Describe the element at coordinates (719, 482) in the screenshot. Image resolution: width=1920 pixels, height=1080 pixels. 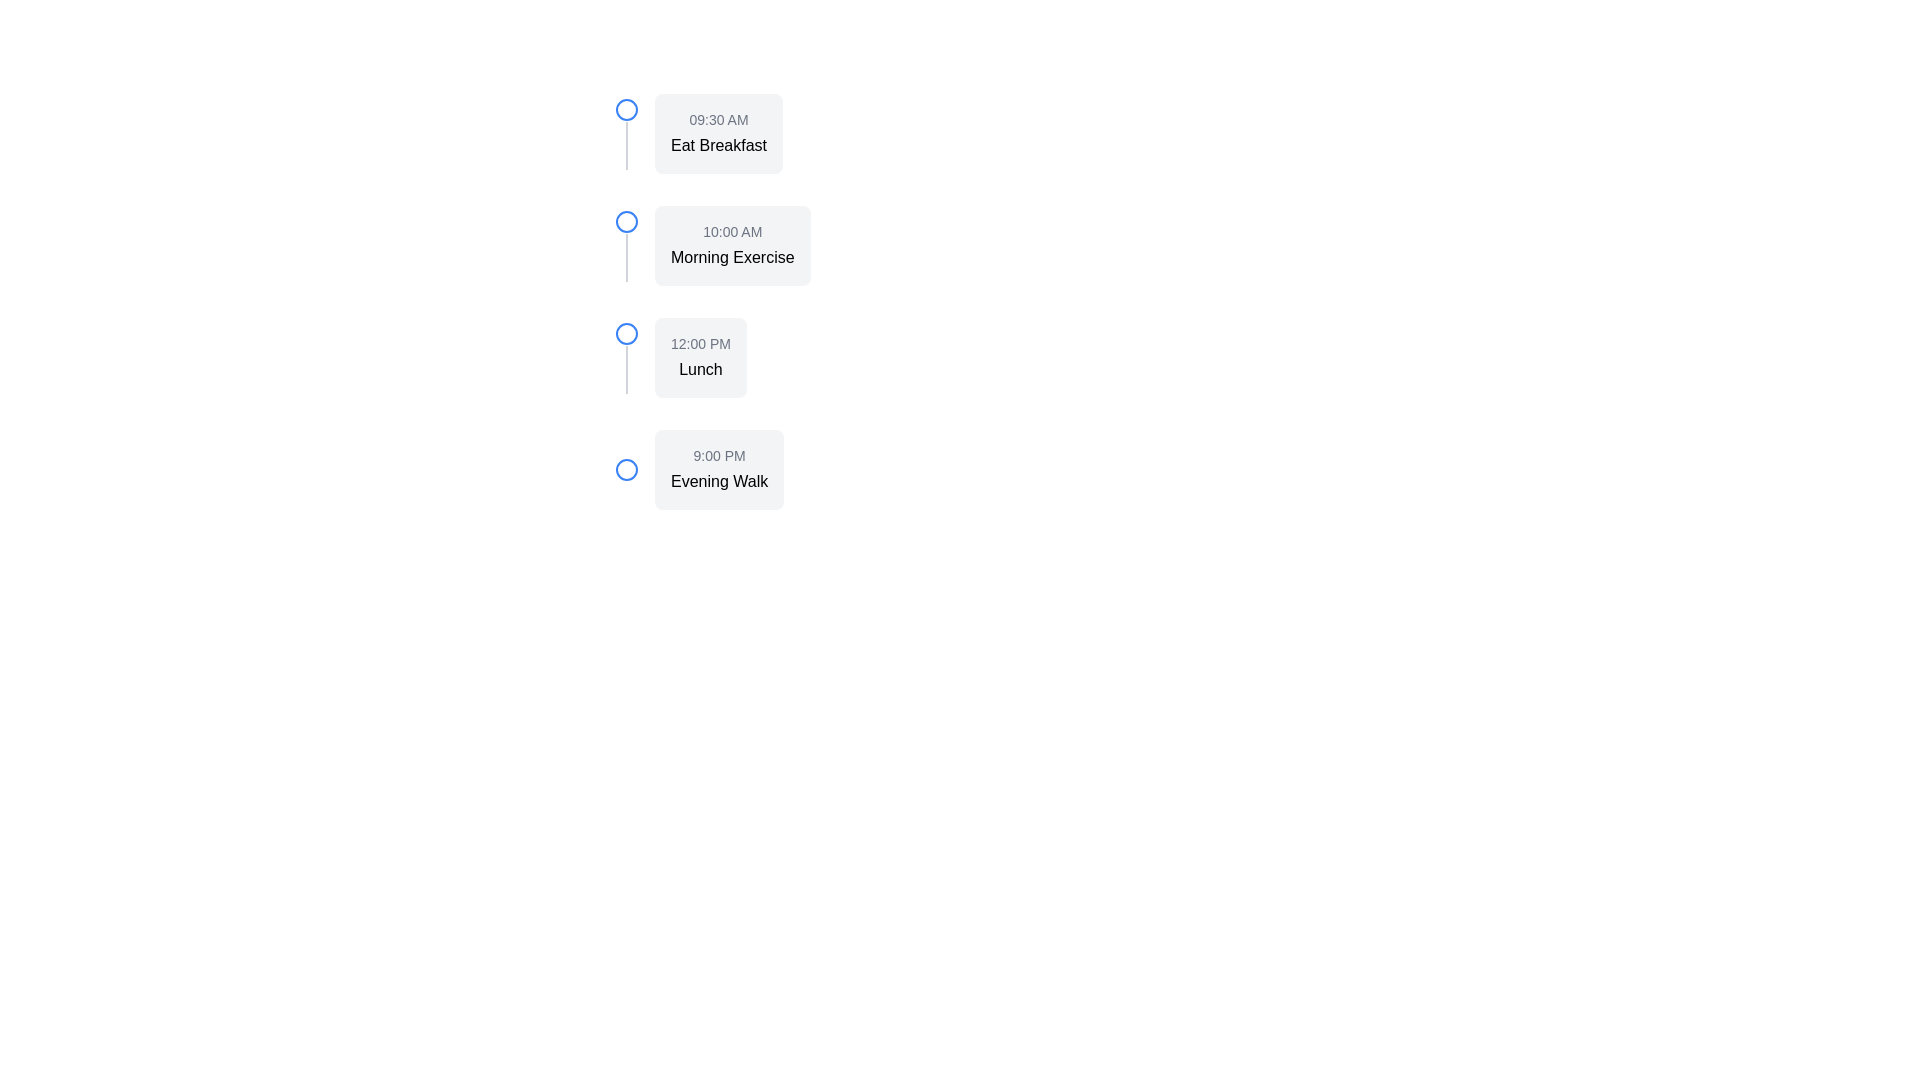
I see `the text label displaying 'Evening Walk', which is the second line of text in the '9:00 PM' event item within the time-based schedule interface` at that location.